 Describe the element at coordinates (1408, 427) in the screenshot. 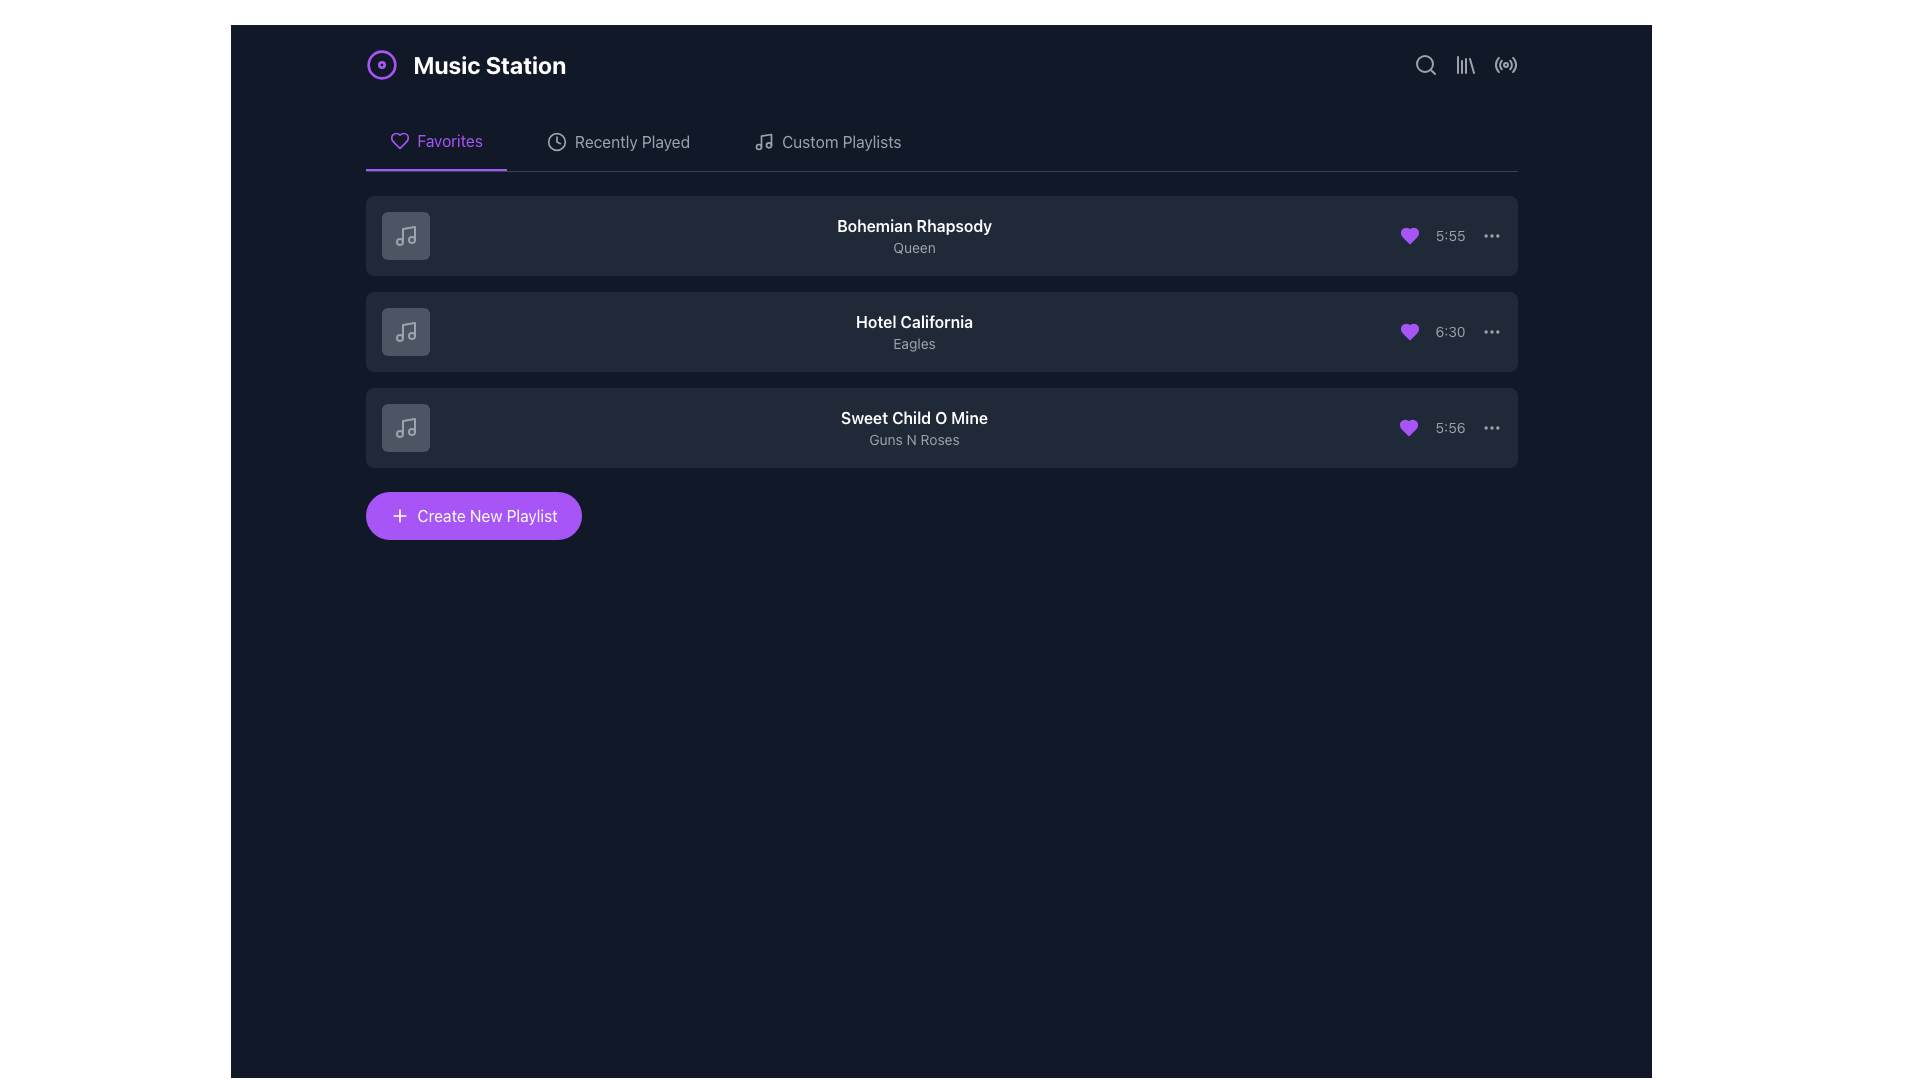

I see `the heart-shaped iconic button located in the third row of the playlist items, adjacent to the duration text '5:56'` at that location.